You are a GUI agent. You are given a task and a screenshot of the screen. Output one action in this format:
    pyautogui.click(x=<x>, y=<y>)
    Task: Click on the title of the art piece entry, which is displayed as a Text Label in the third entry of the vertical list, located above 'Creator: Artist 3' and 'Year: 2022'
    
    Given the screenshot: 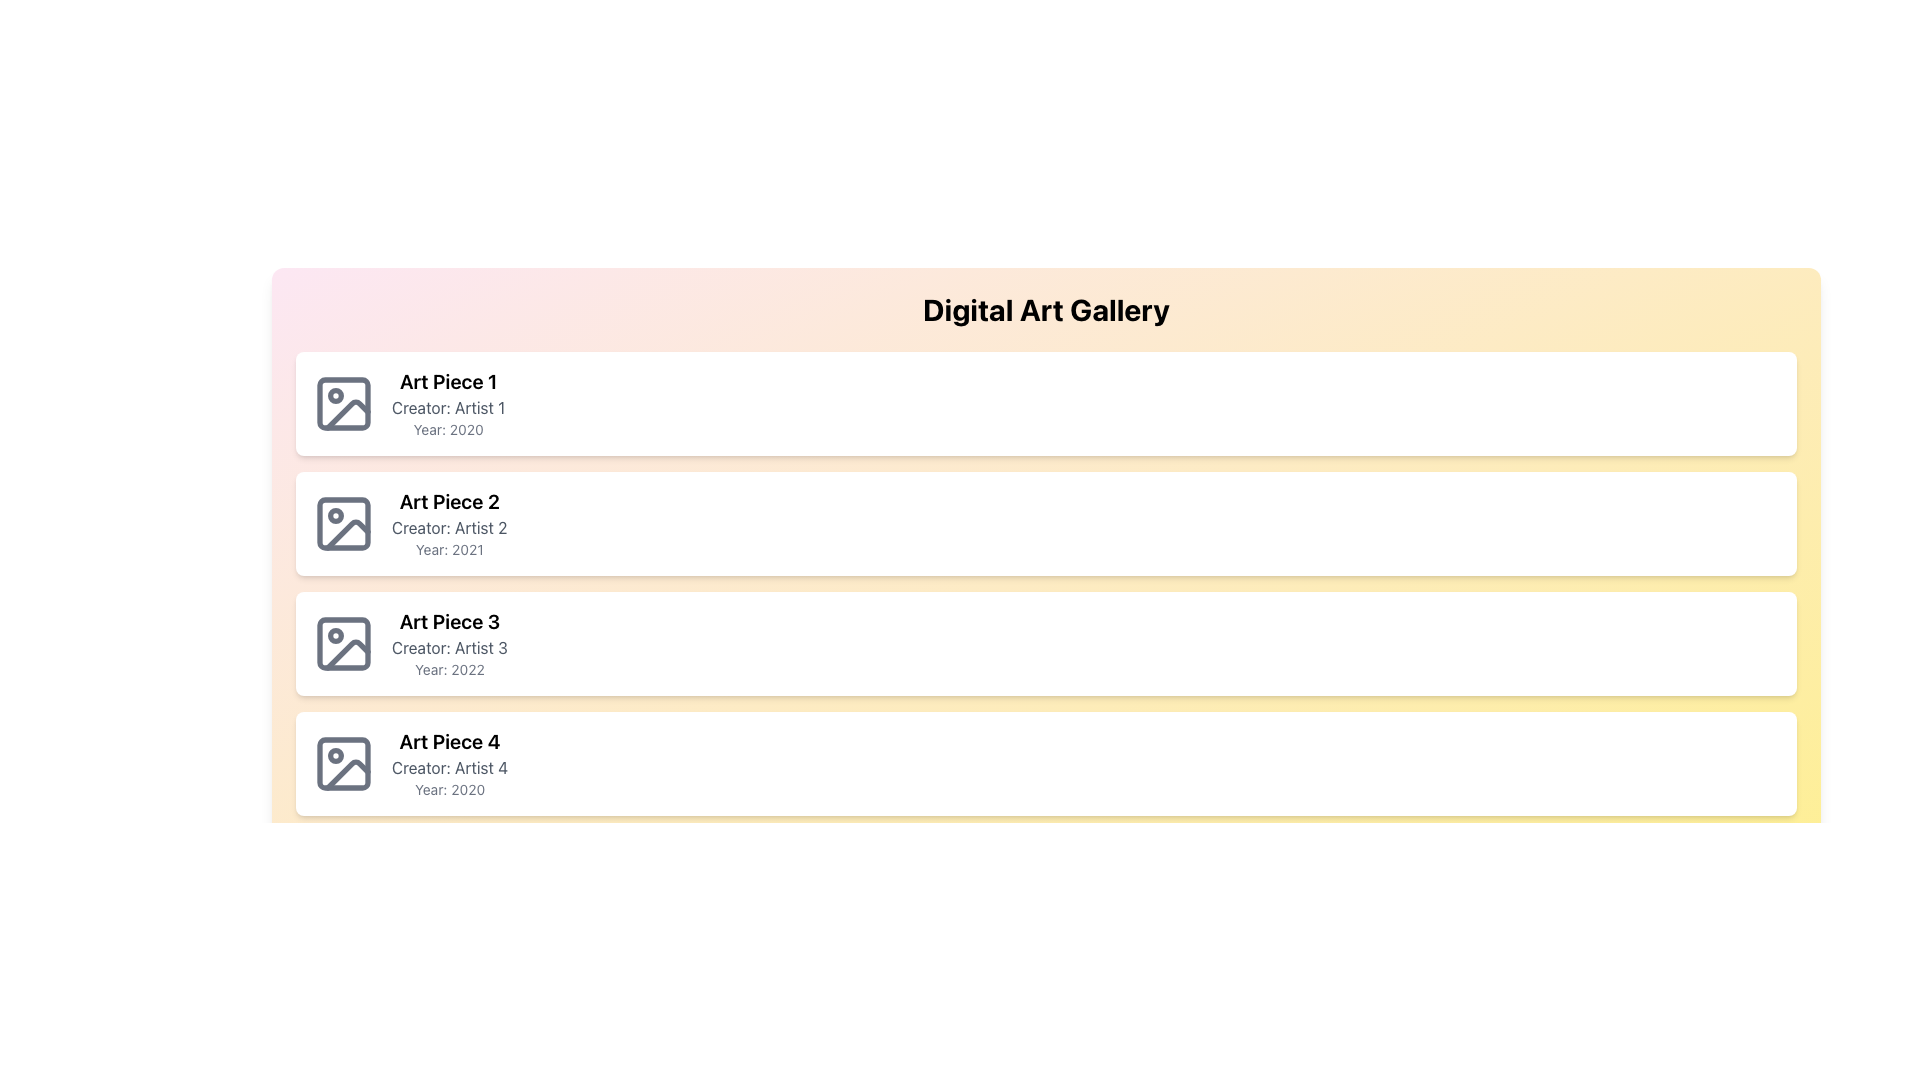 What is the action you would take?
    pyautogui.click(x=448, y=620)
    